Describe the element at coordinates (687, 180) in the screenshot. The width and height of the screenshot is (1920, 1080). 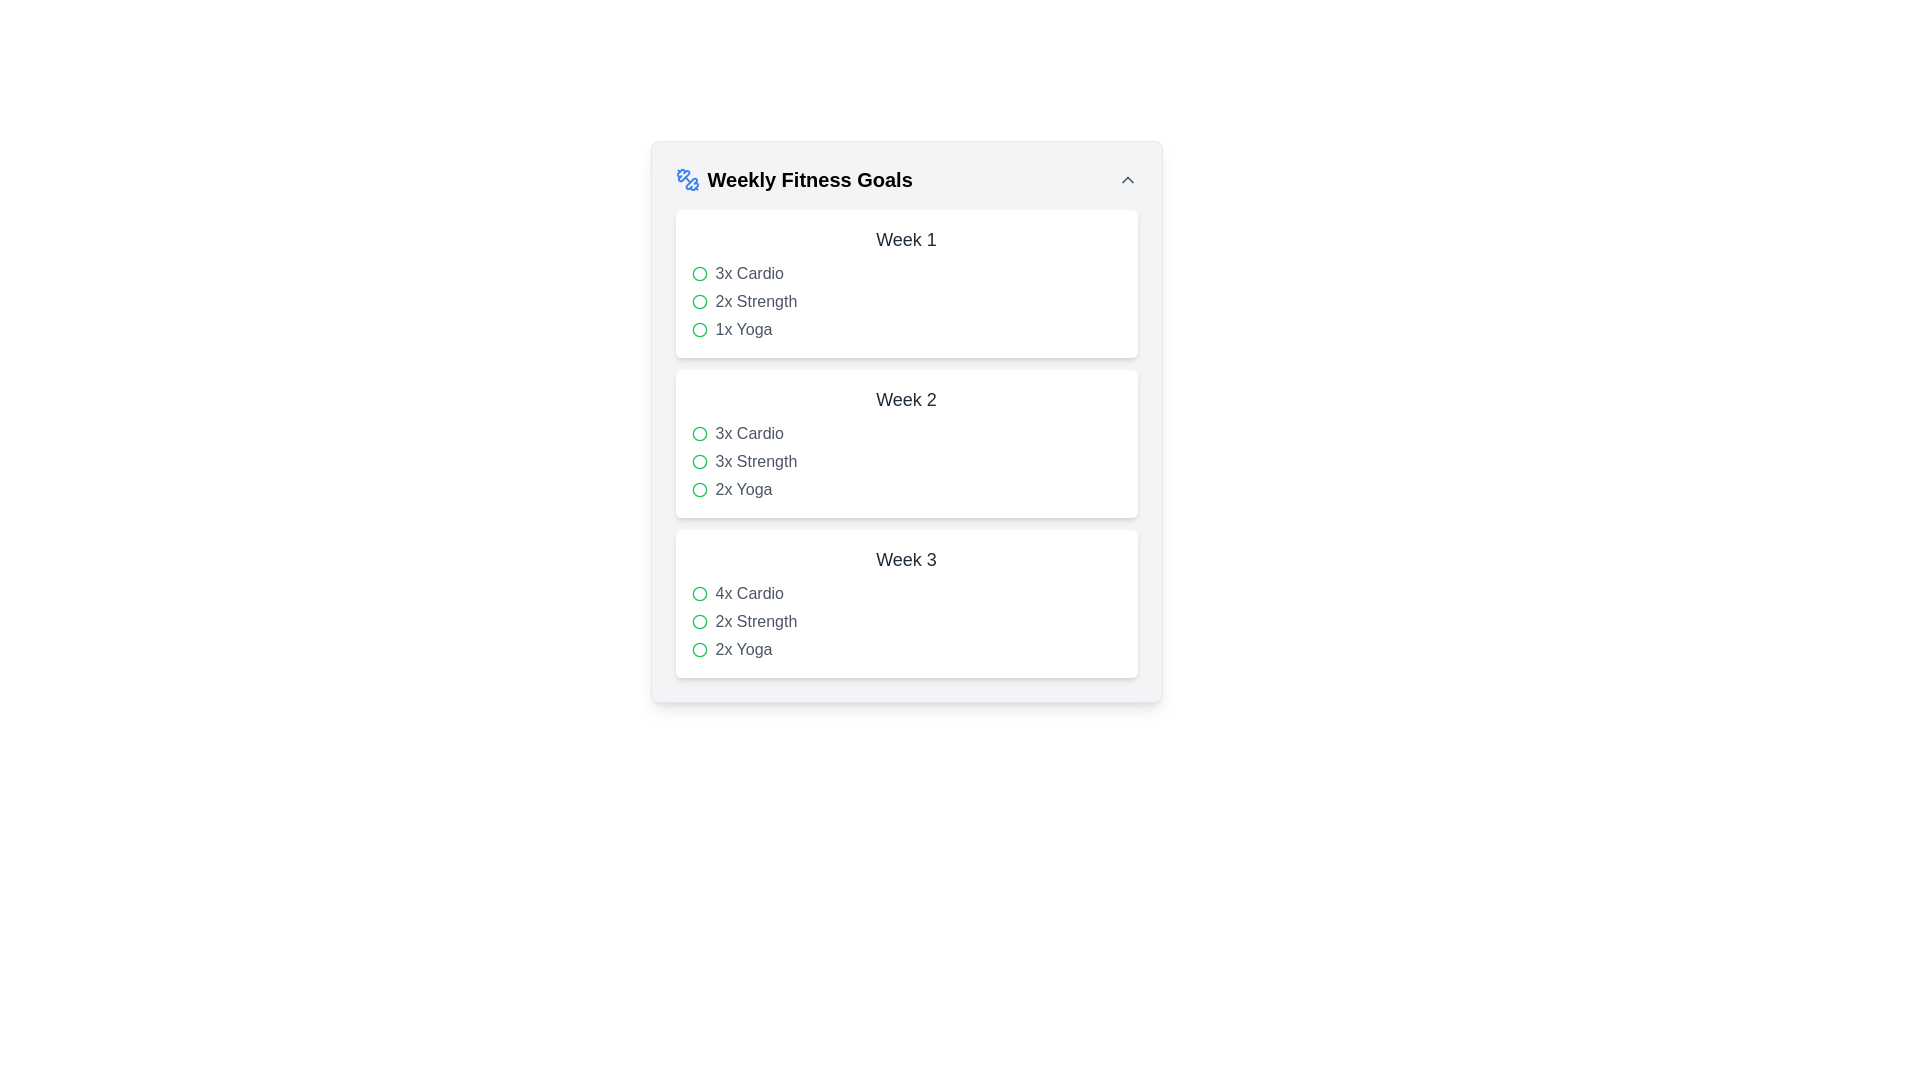
I see `the fitness goals icon located to the left of the 'Weekly Fitness Goals' text in the header row` at that location.